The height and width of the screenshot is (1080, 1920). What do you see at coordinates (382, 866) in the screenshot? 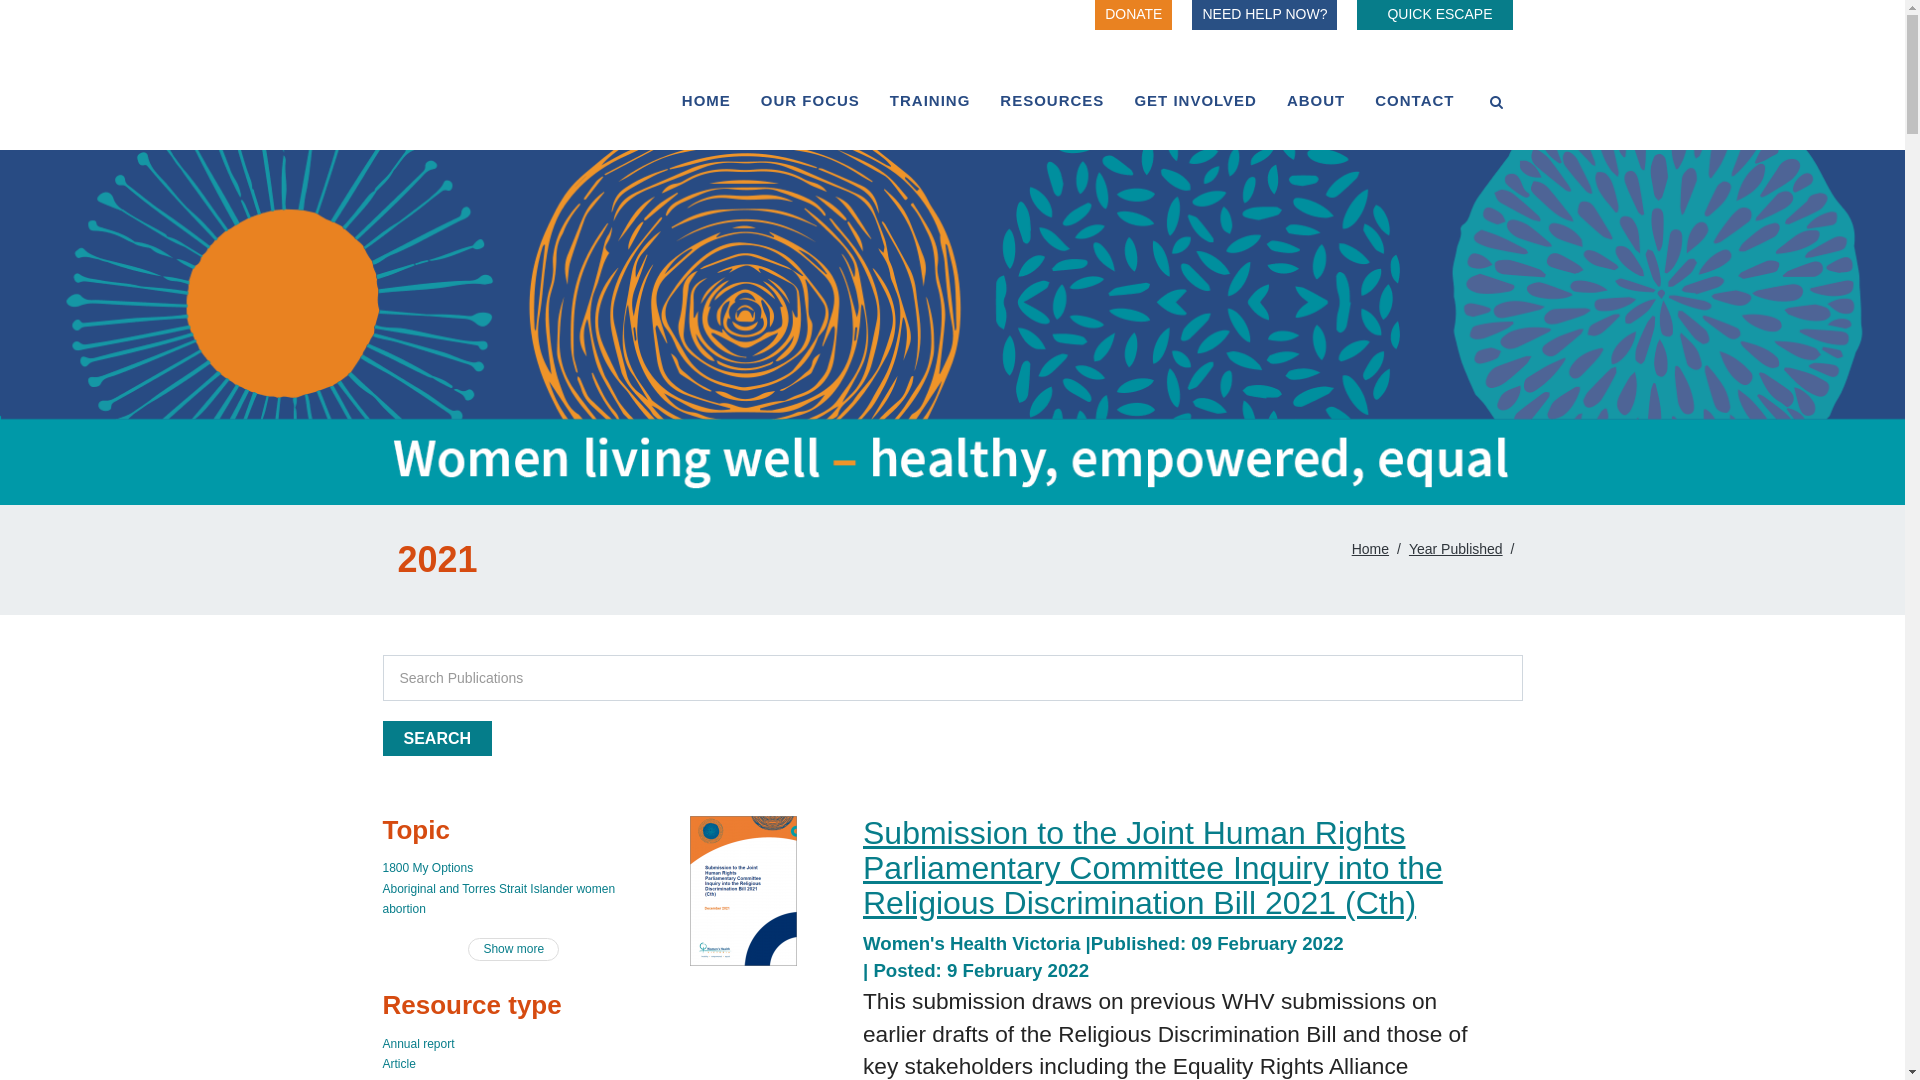
I see `'1800 My Options'` at bounding box center [382, 866].